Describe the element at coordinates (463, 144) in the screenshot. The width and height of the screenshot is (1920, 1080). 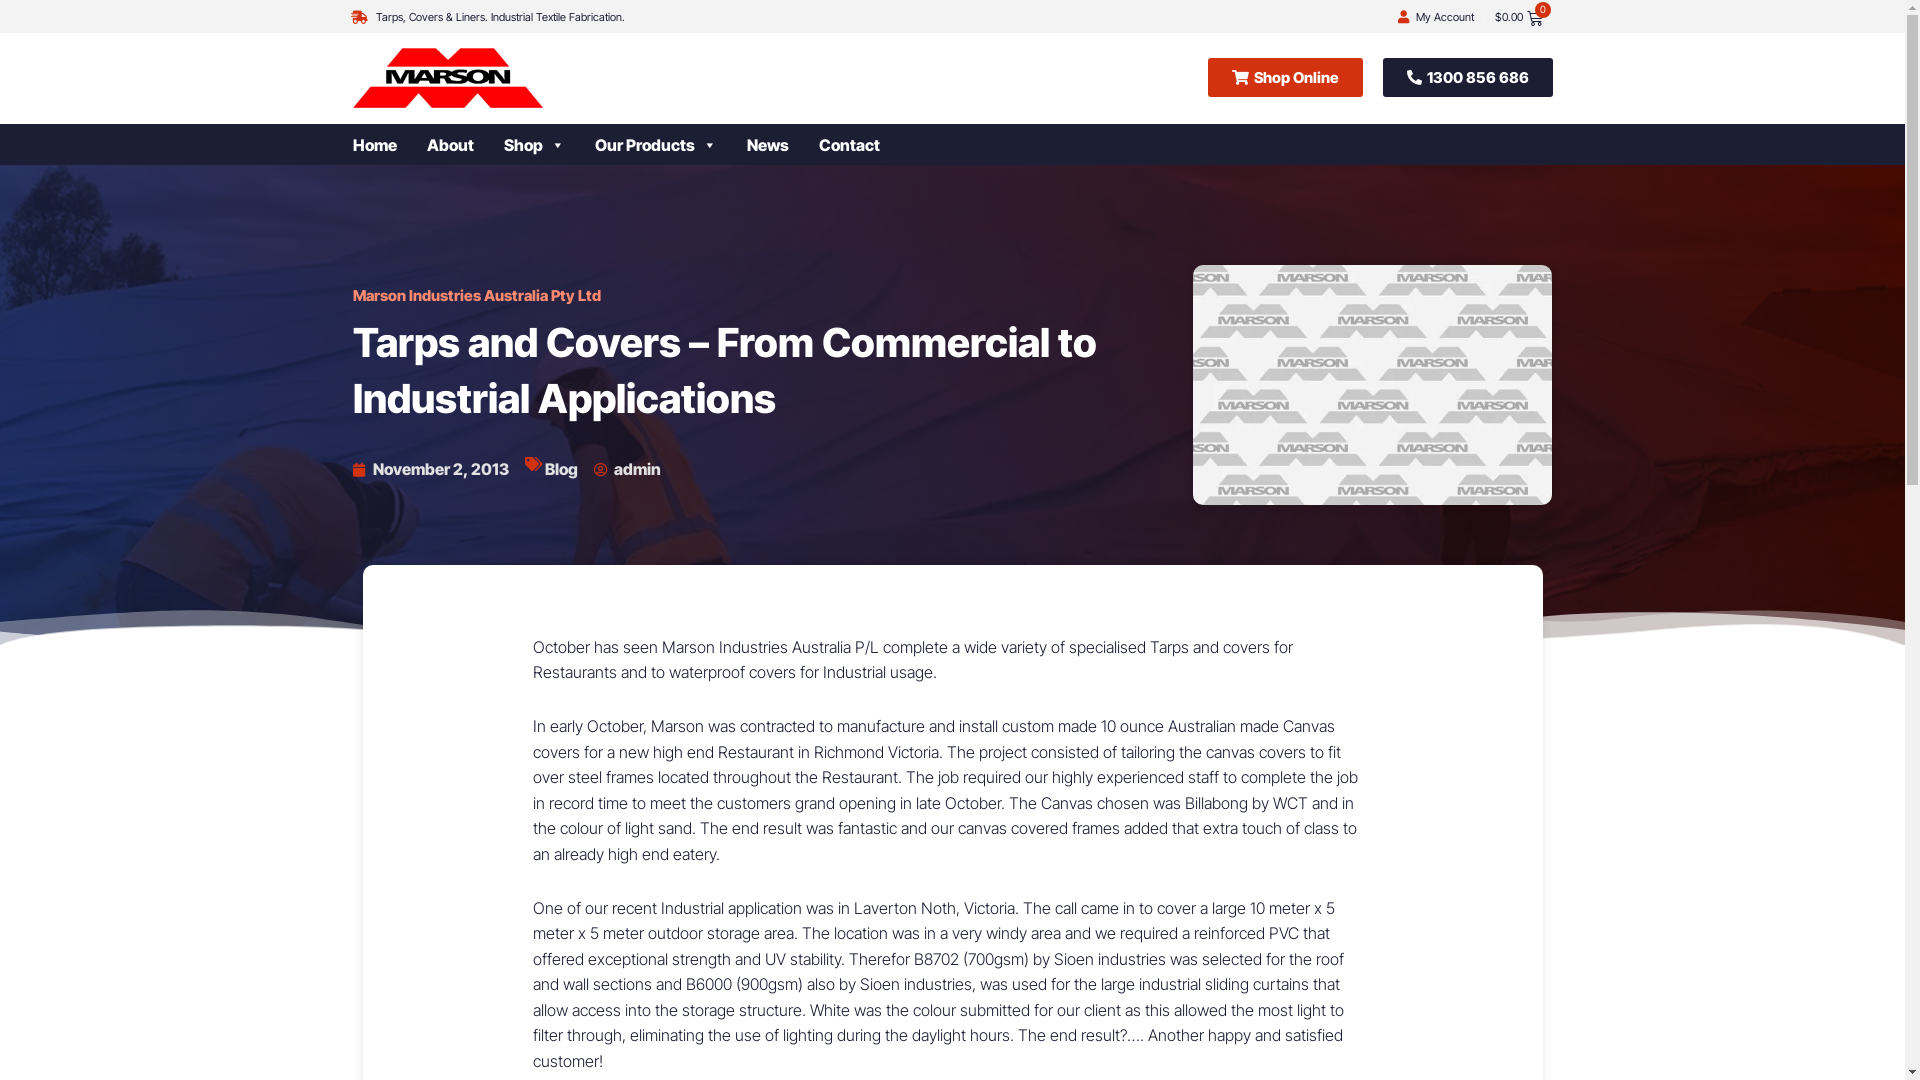
I see `'About'` at that location.